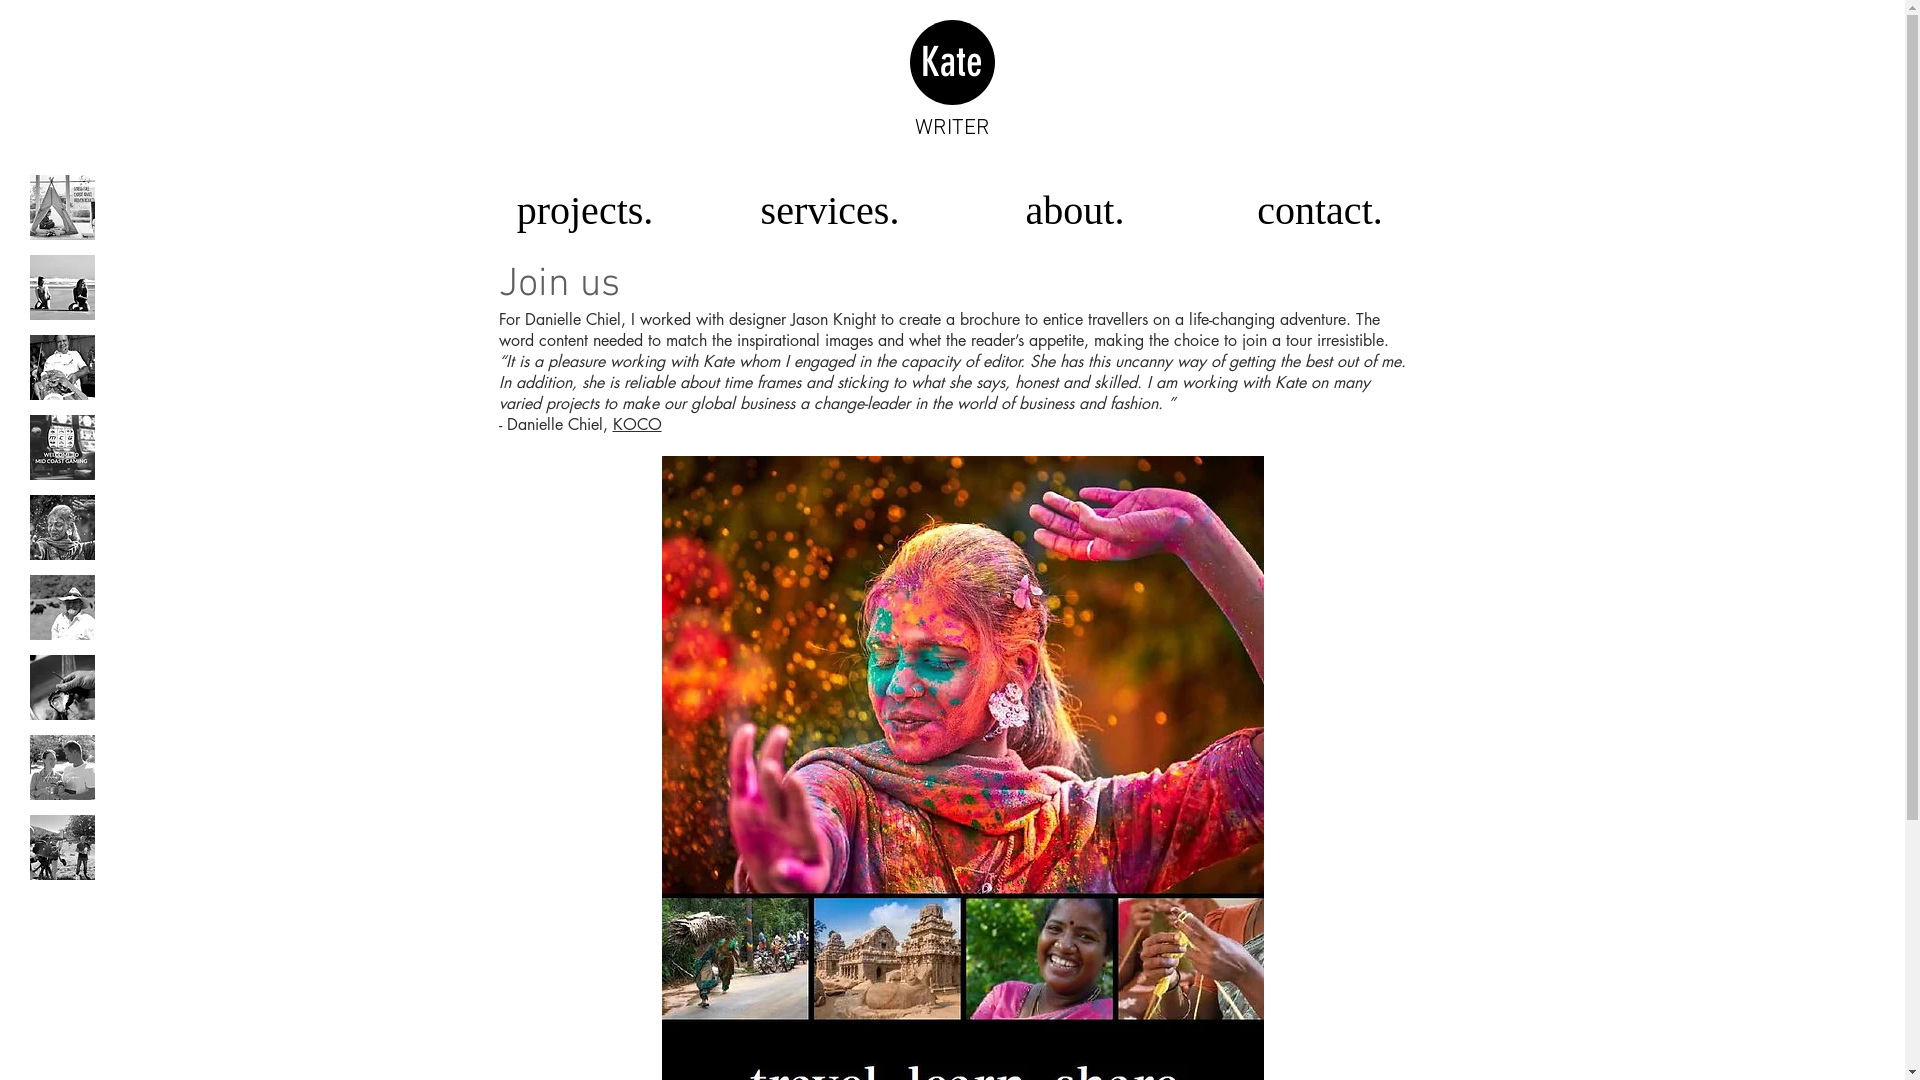 This screenshot has width=1920, height=1080. What do you see at coordinates (830, 210) in the screenshot?
I see `'services.'` at bounding box center [830, 210].